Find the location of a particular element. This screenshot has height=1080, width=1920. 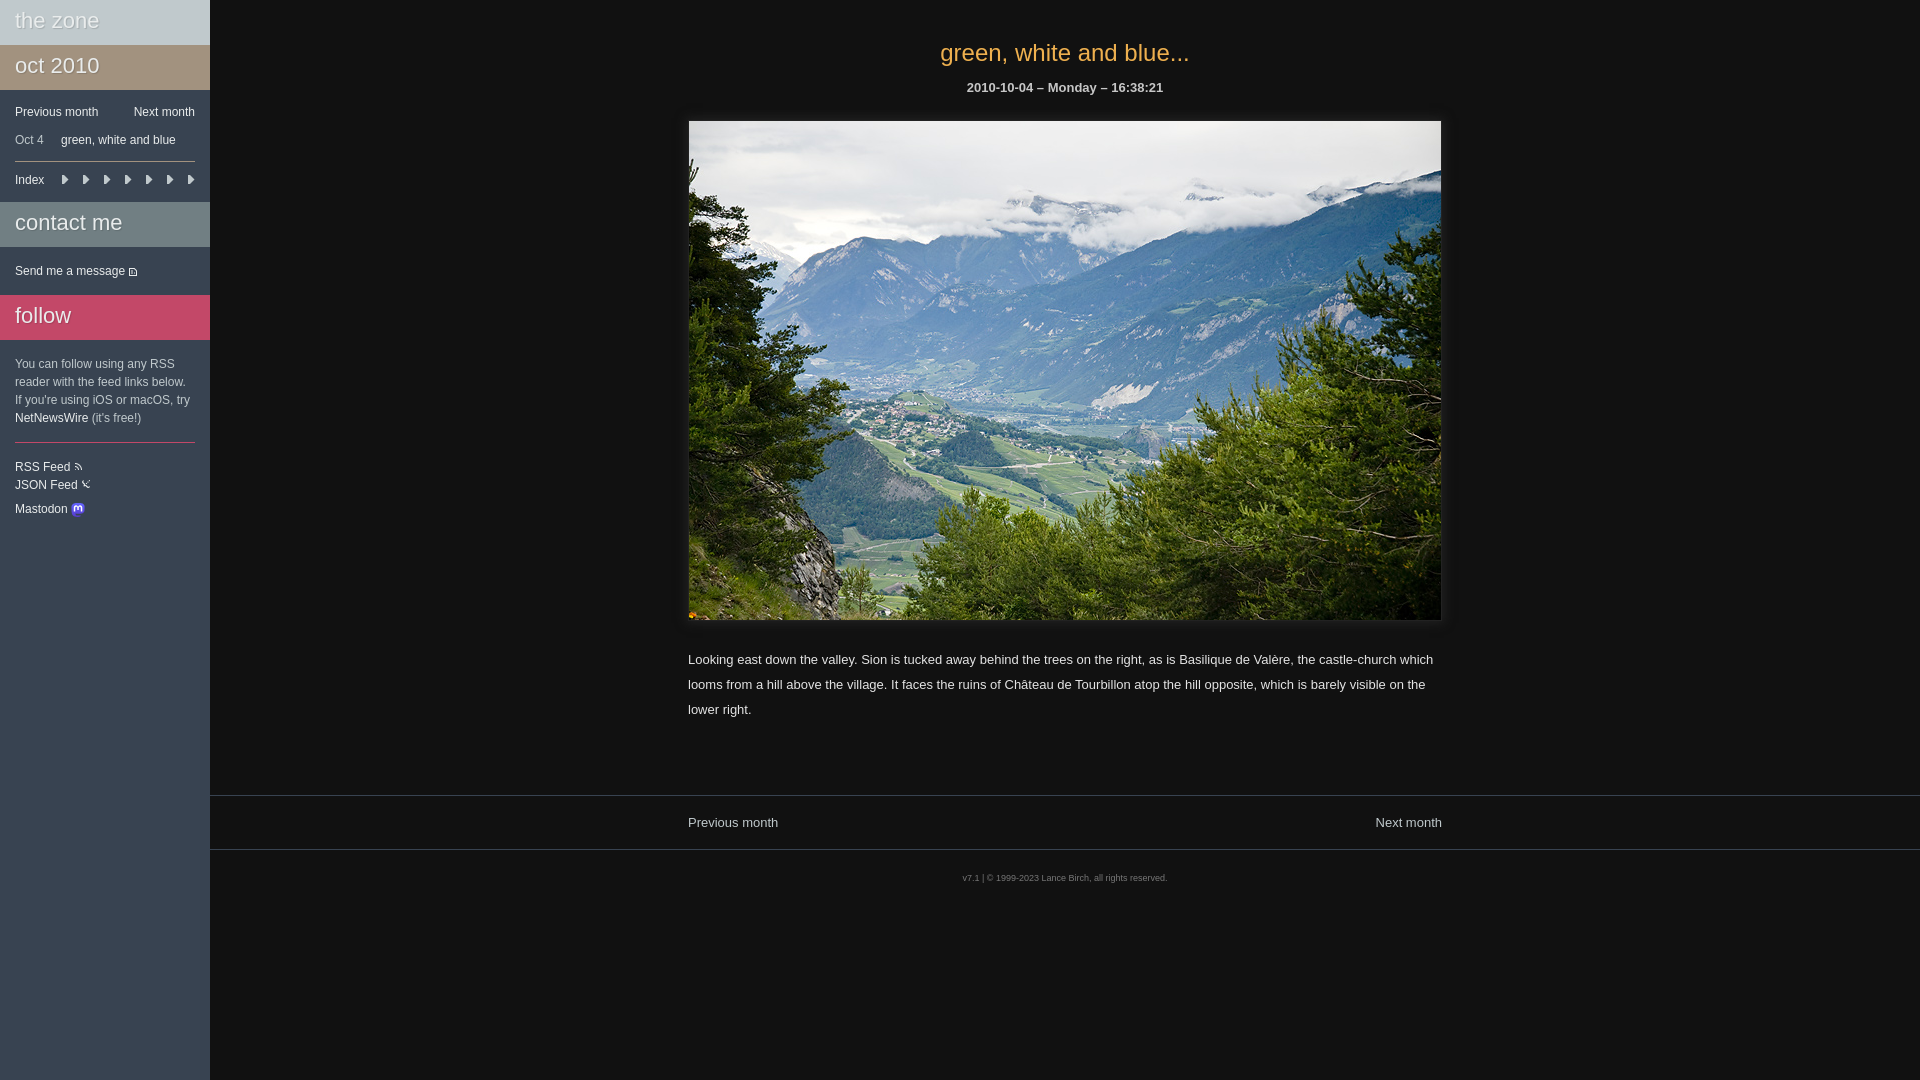

'Mastodon' is located at coordinates (49, 504).